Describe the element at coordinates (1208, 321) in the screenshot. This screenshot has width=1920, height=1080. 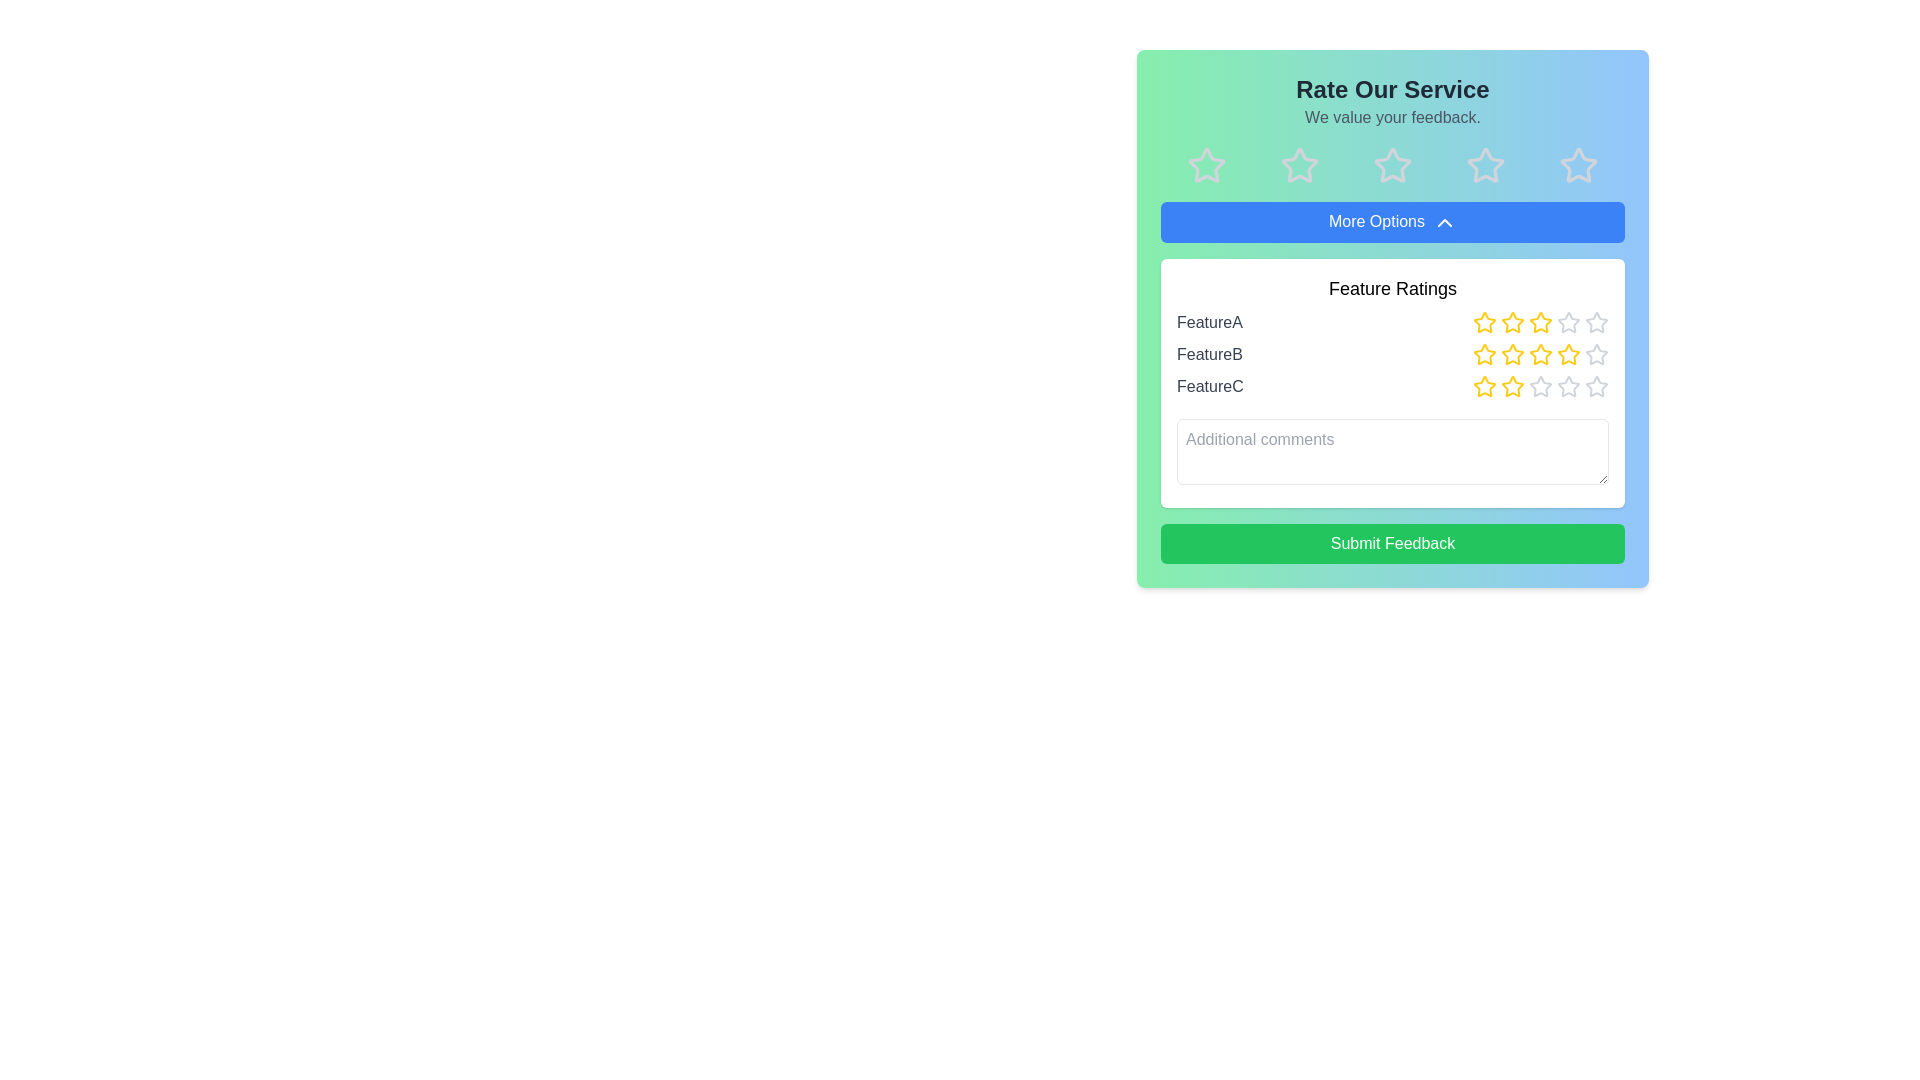
I see `the 'FeatureA' text label, which is the first item in the vertically aligned list of features within the 'Feature Ratings' block` at that location.